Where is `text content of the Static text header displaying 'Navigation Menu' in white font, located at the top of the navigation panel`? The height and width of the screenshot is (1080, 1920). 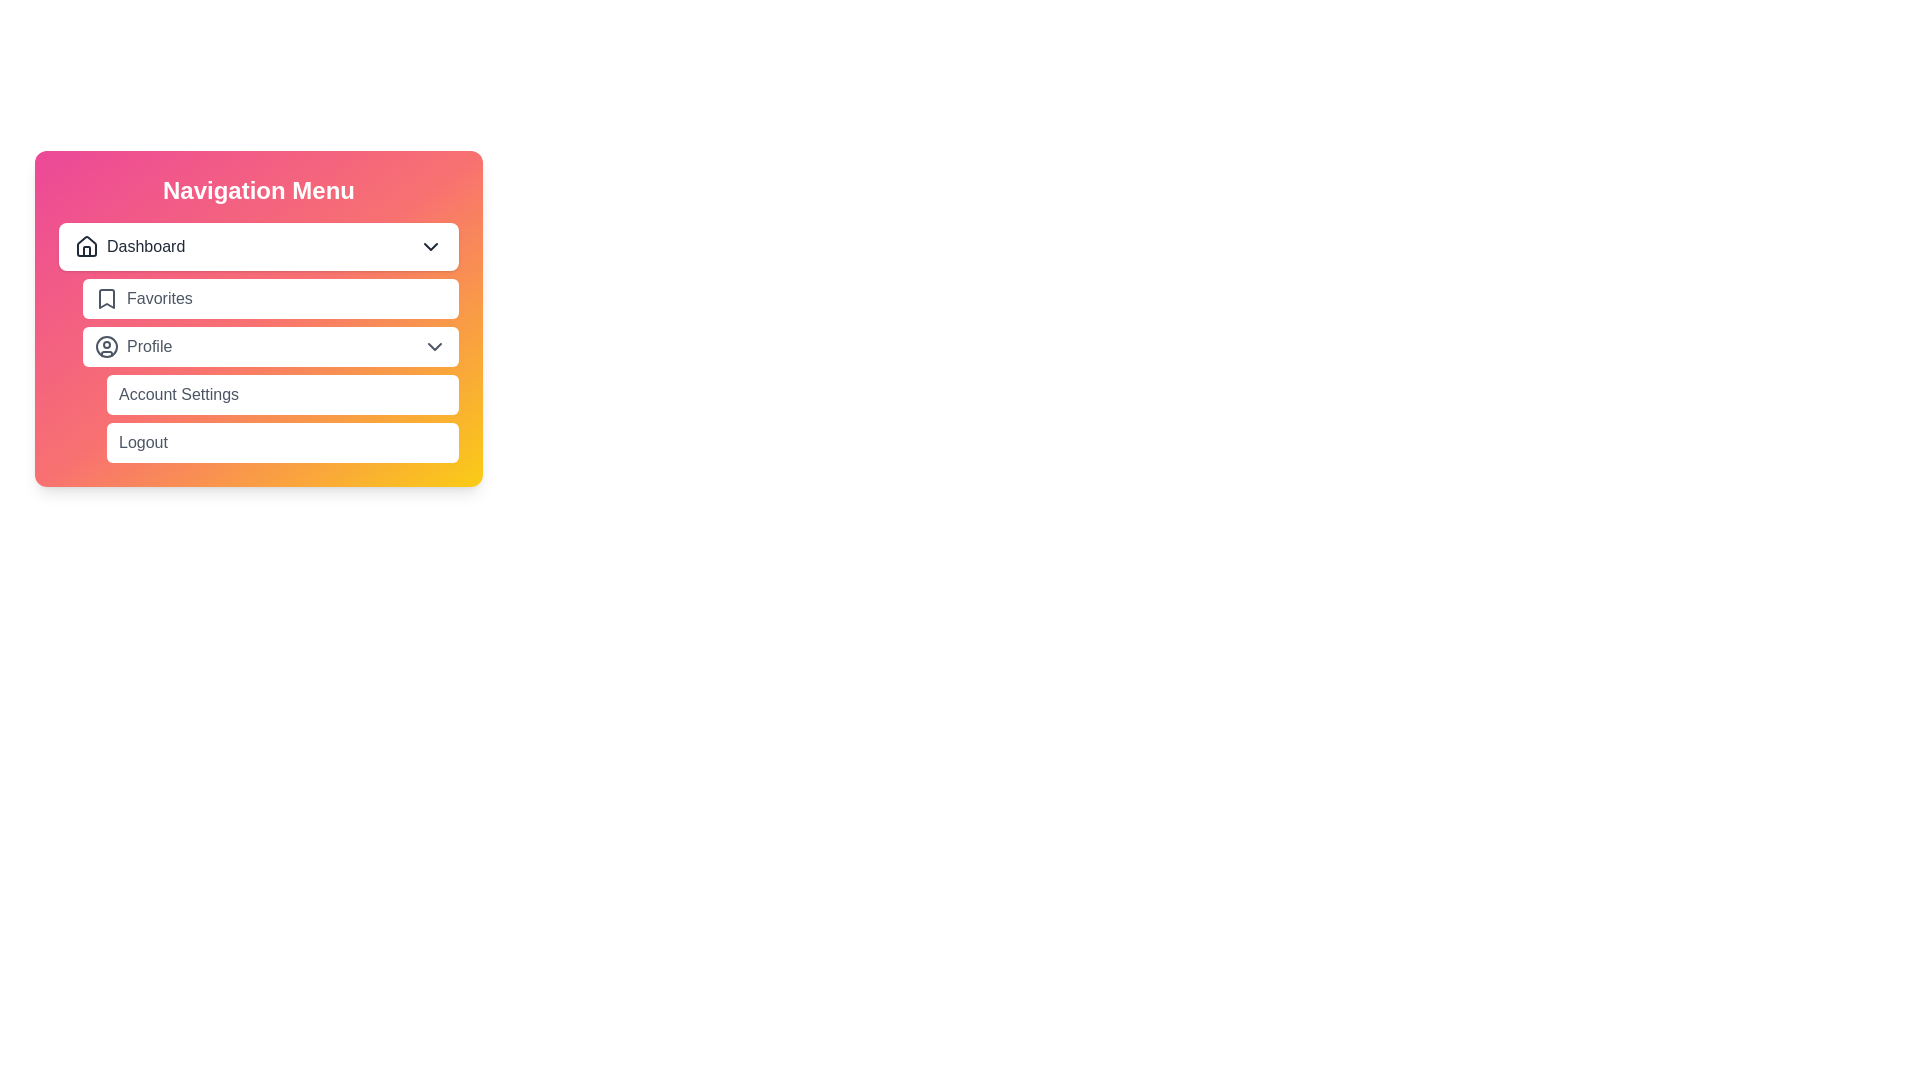
text content of the Static text header displaying 'Navigation Menu' in white font, located at the top of the navigation panel is located at coordinates (258, 191).